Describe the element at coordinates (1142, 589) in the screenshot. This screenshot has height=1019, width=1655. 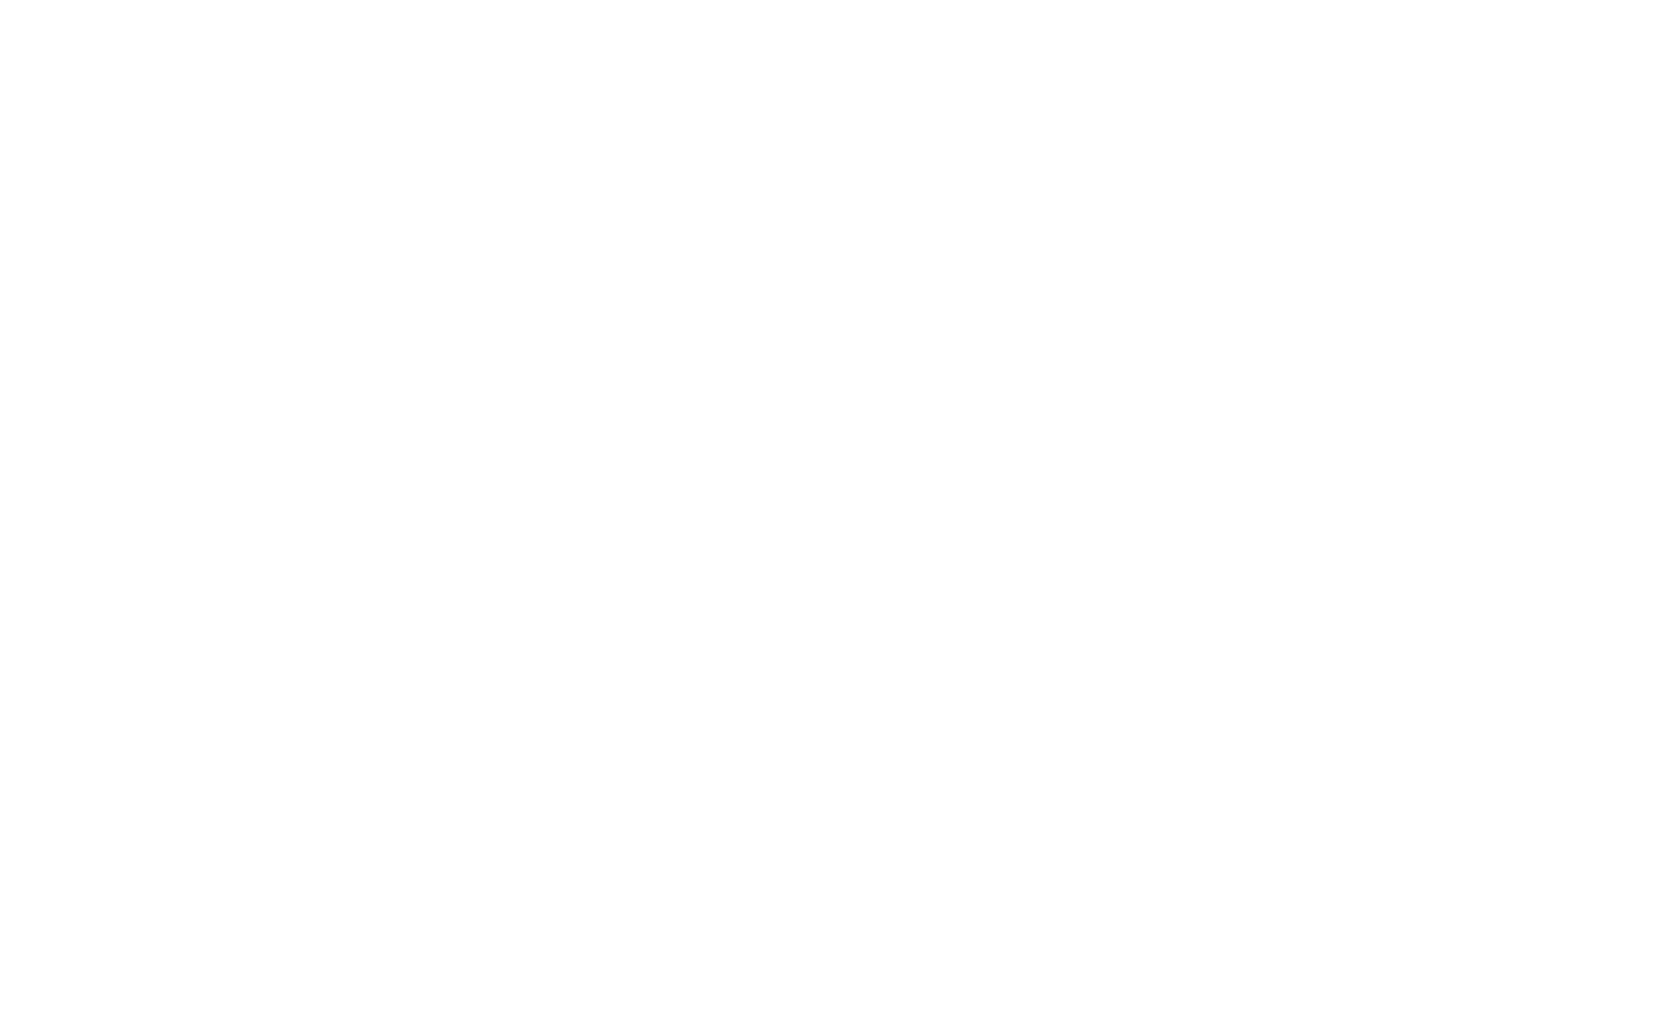
I see `'Press Room'` at that location.